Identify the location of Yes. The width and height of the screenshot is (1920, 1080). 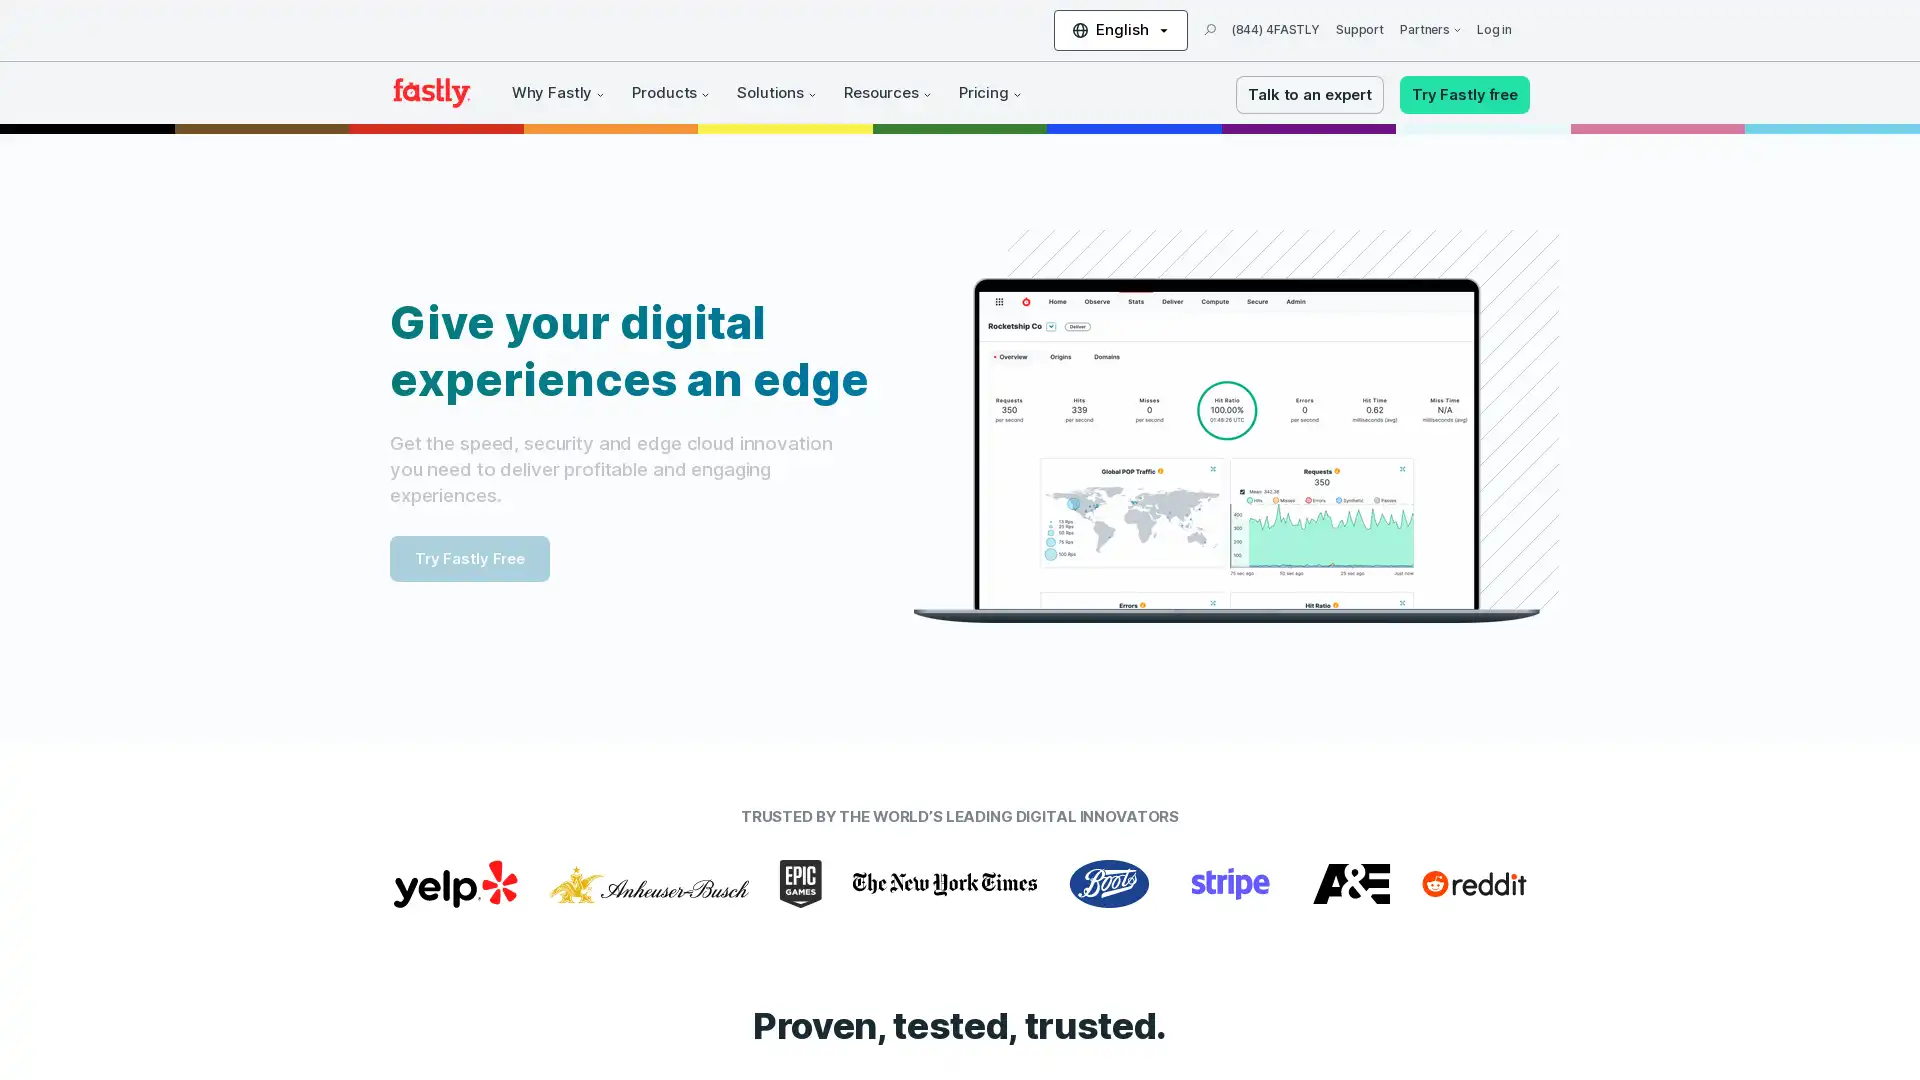
(203, 951).